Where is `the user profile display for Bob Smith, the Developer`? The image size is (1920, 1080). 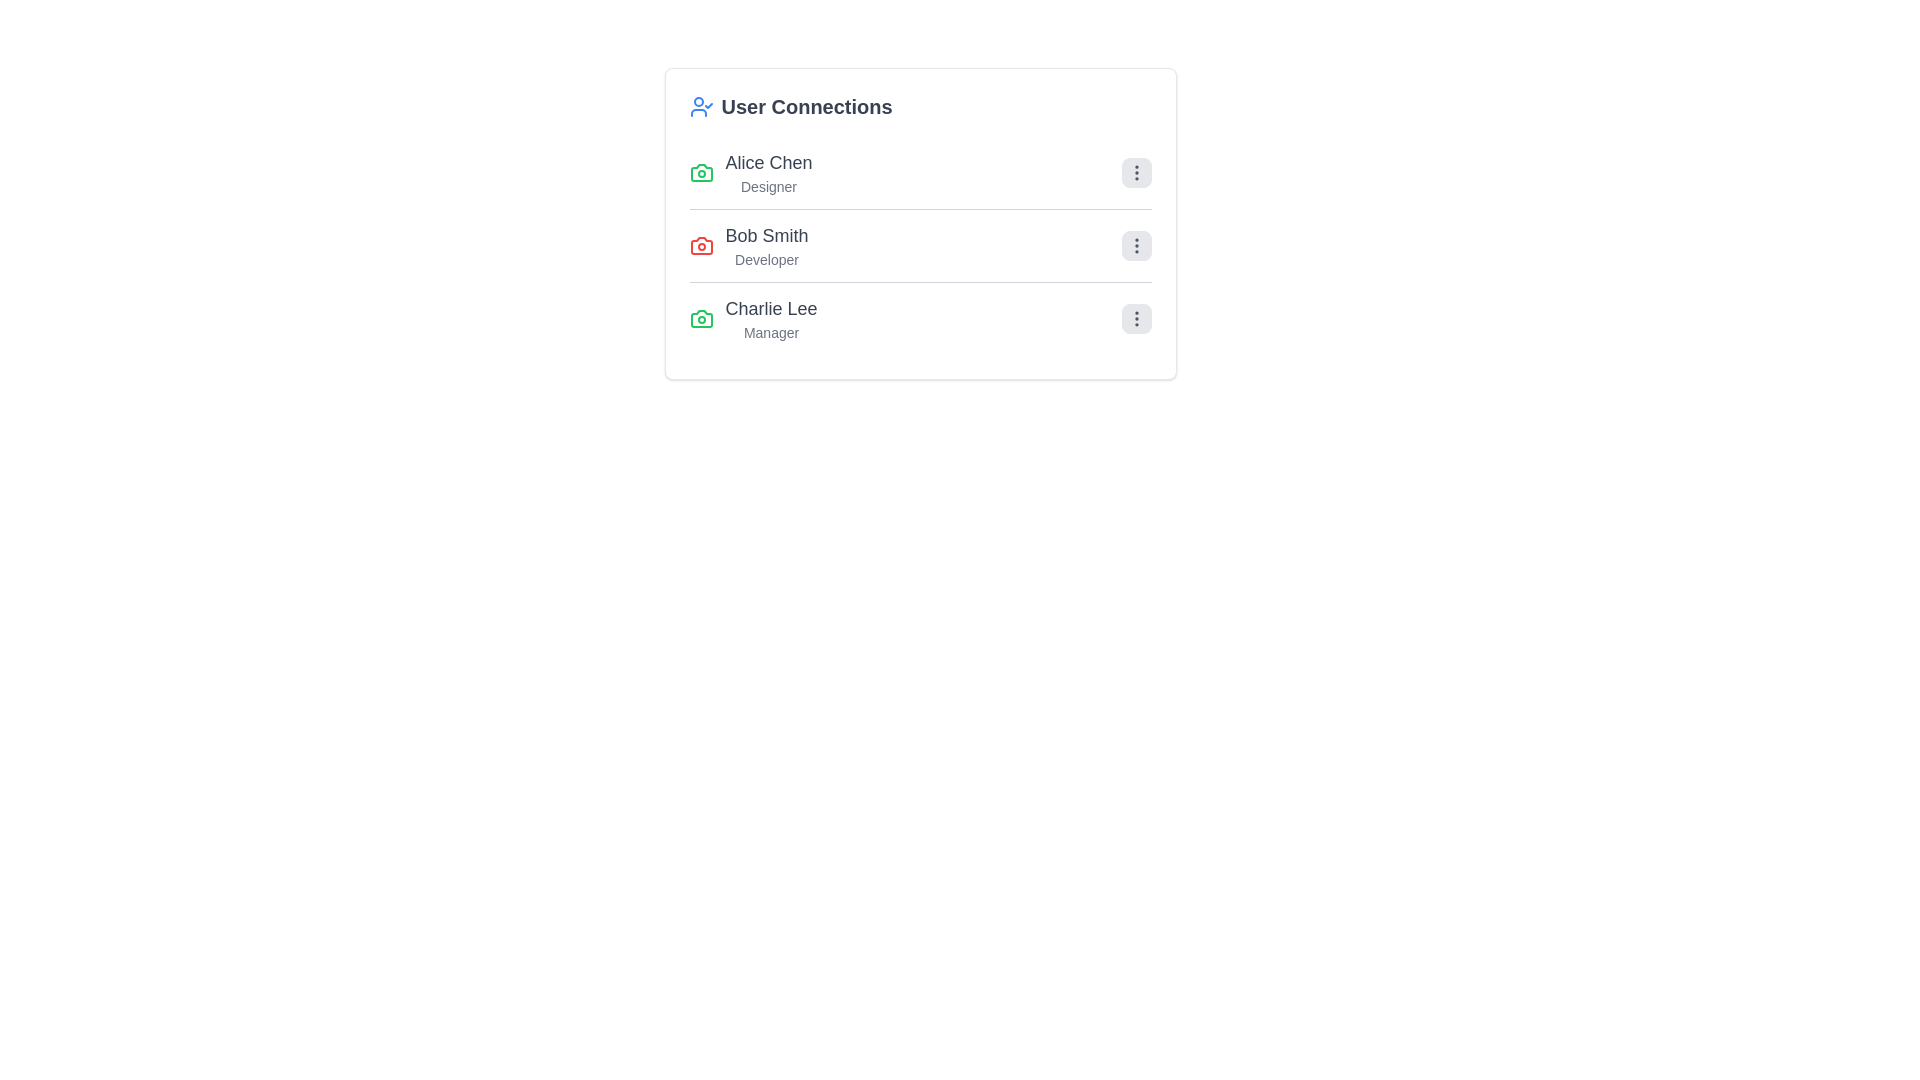 the user profile display for Bob Smith, the Developer is located at coordinates (747, 245).